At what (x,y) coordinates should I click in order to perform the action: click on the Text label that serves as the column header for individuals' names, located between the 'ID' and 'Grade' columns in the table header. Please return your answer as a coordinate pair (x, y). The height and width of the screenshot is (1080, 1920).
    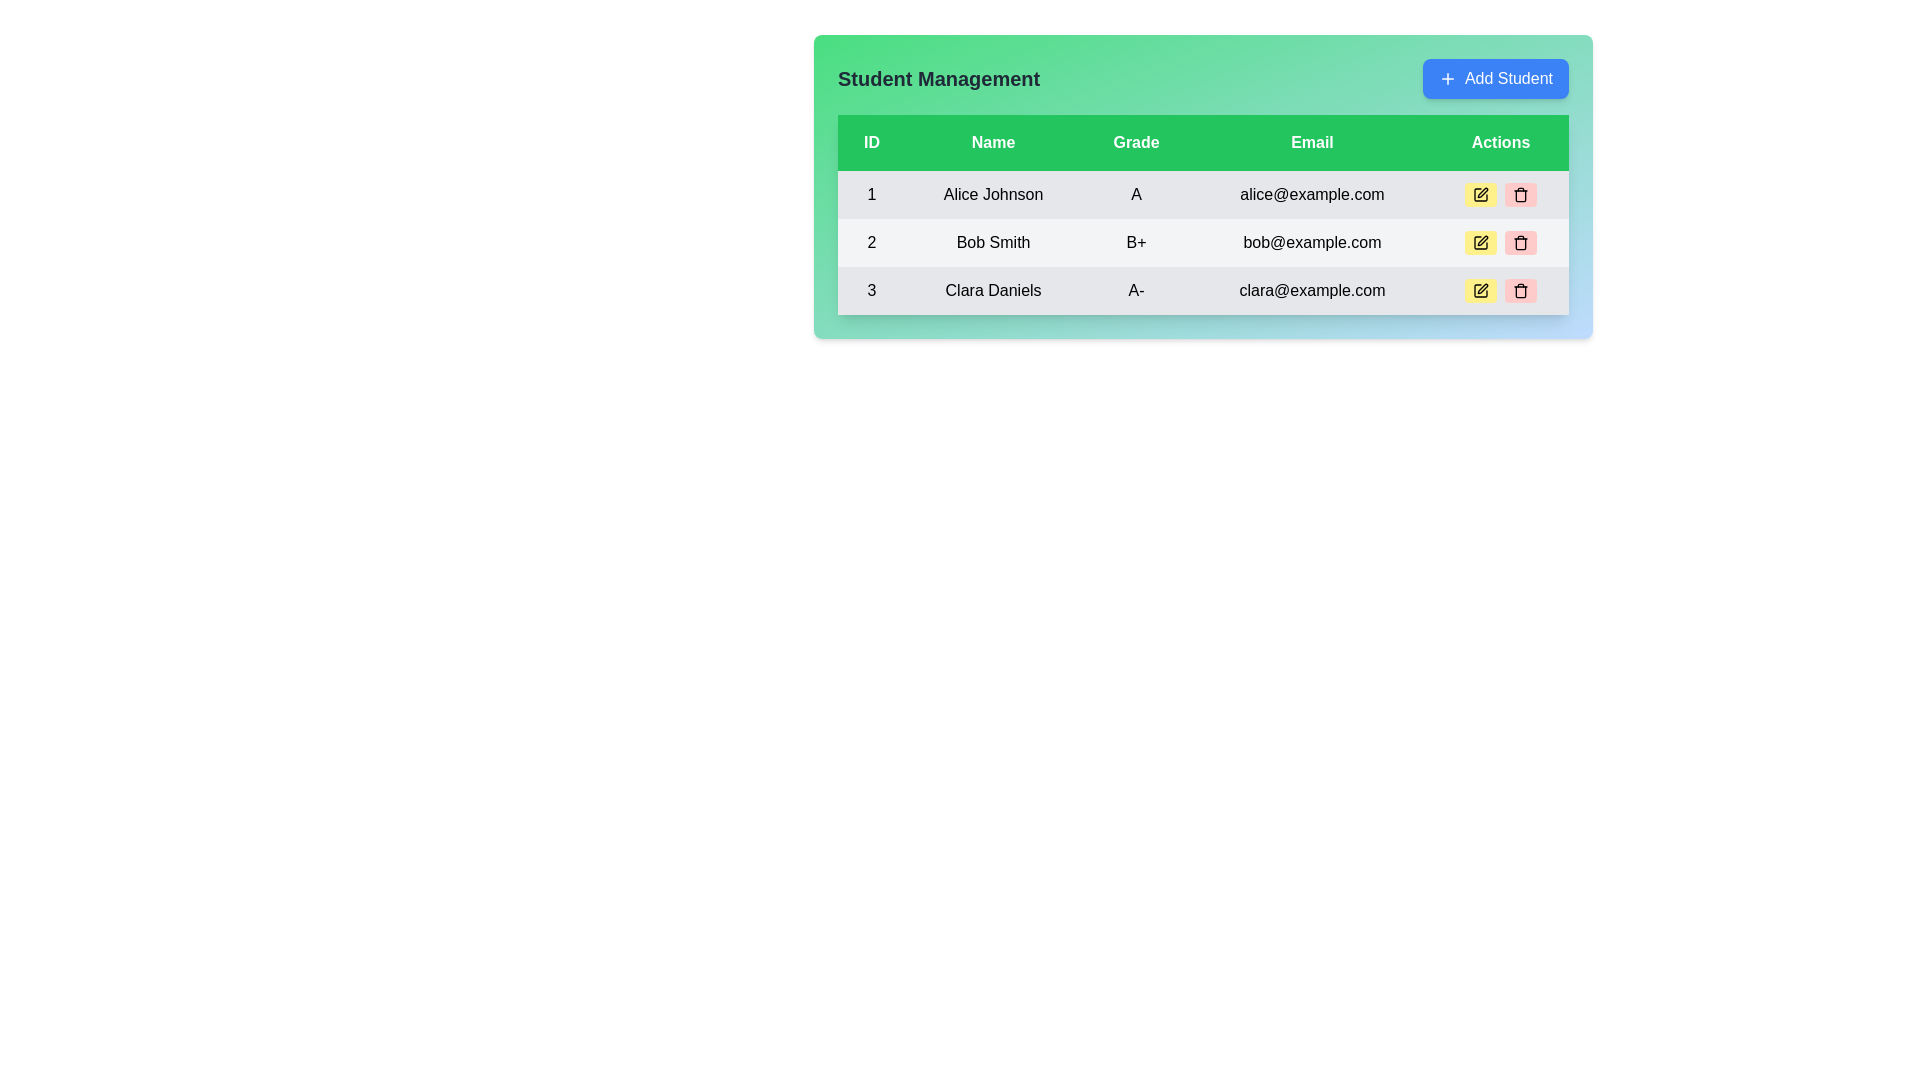
    Looking at the image, I should click on (993, 141).